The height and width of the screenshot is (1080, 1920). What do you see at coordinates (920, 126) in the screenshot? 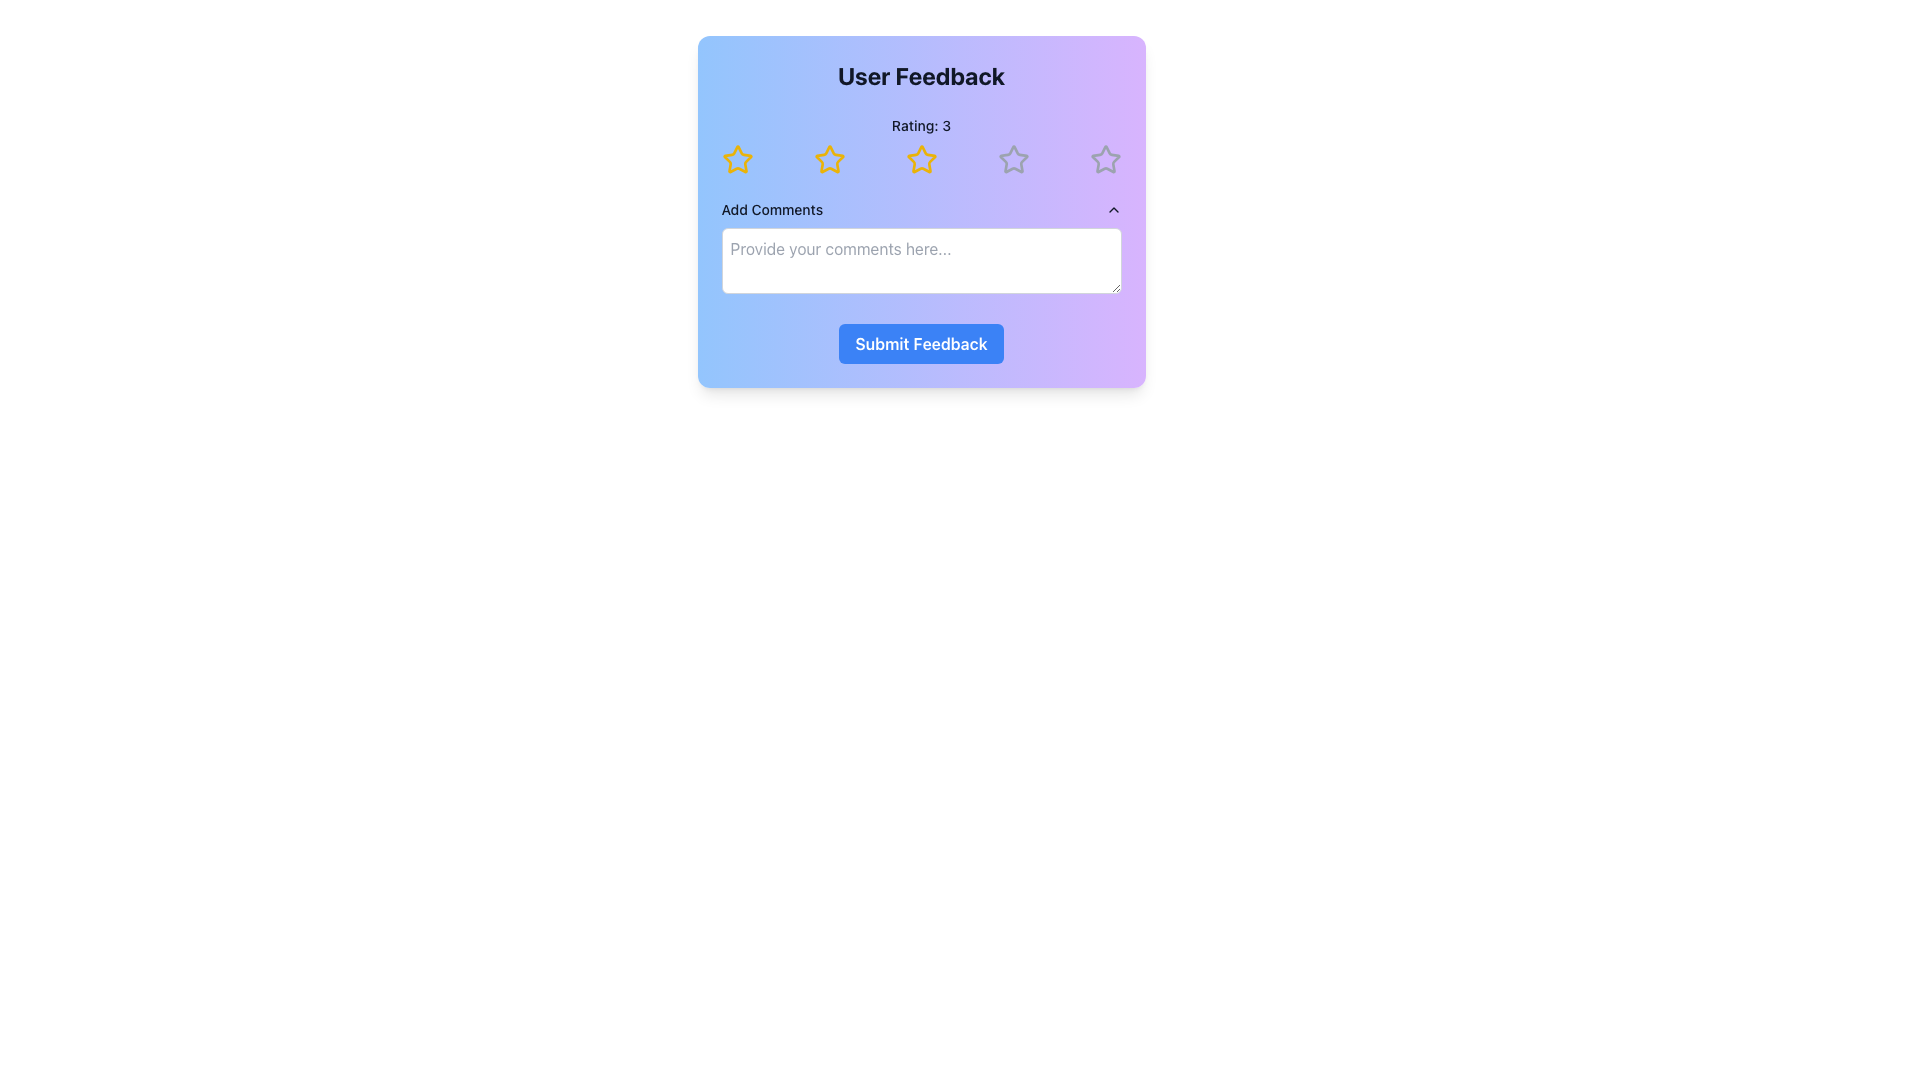
I see `the 'Rating: 3' label located at the top of the user feedback card interface, which is styled in bold black font and positioned above the star-shaped rating icons` at bounding box center [920, 126].